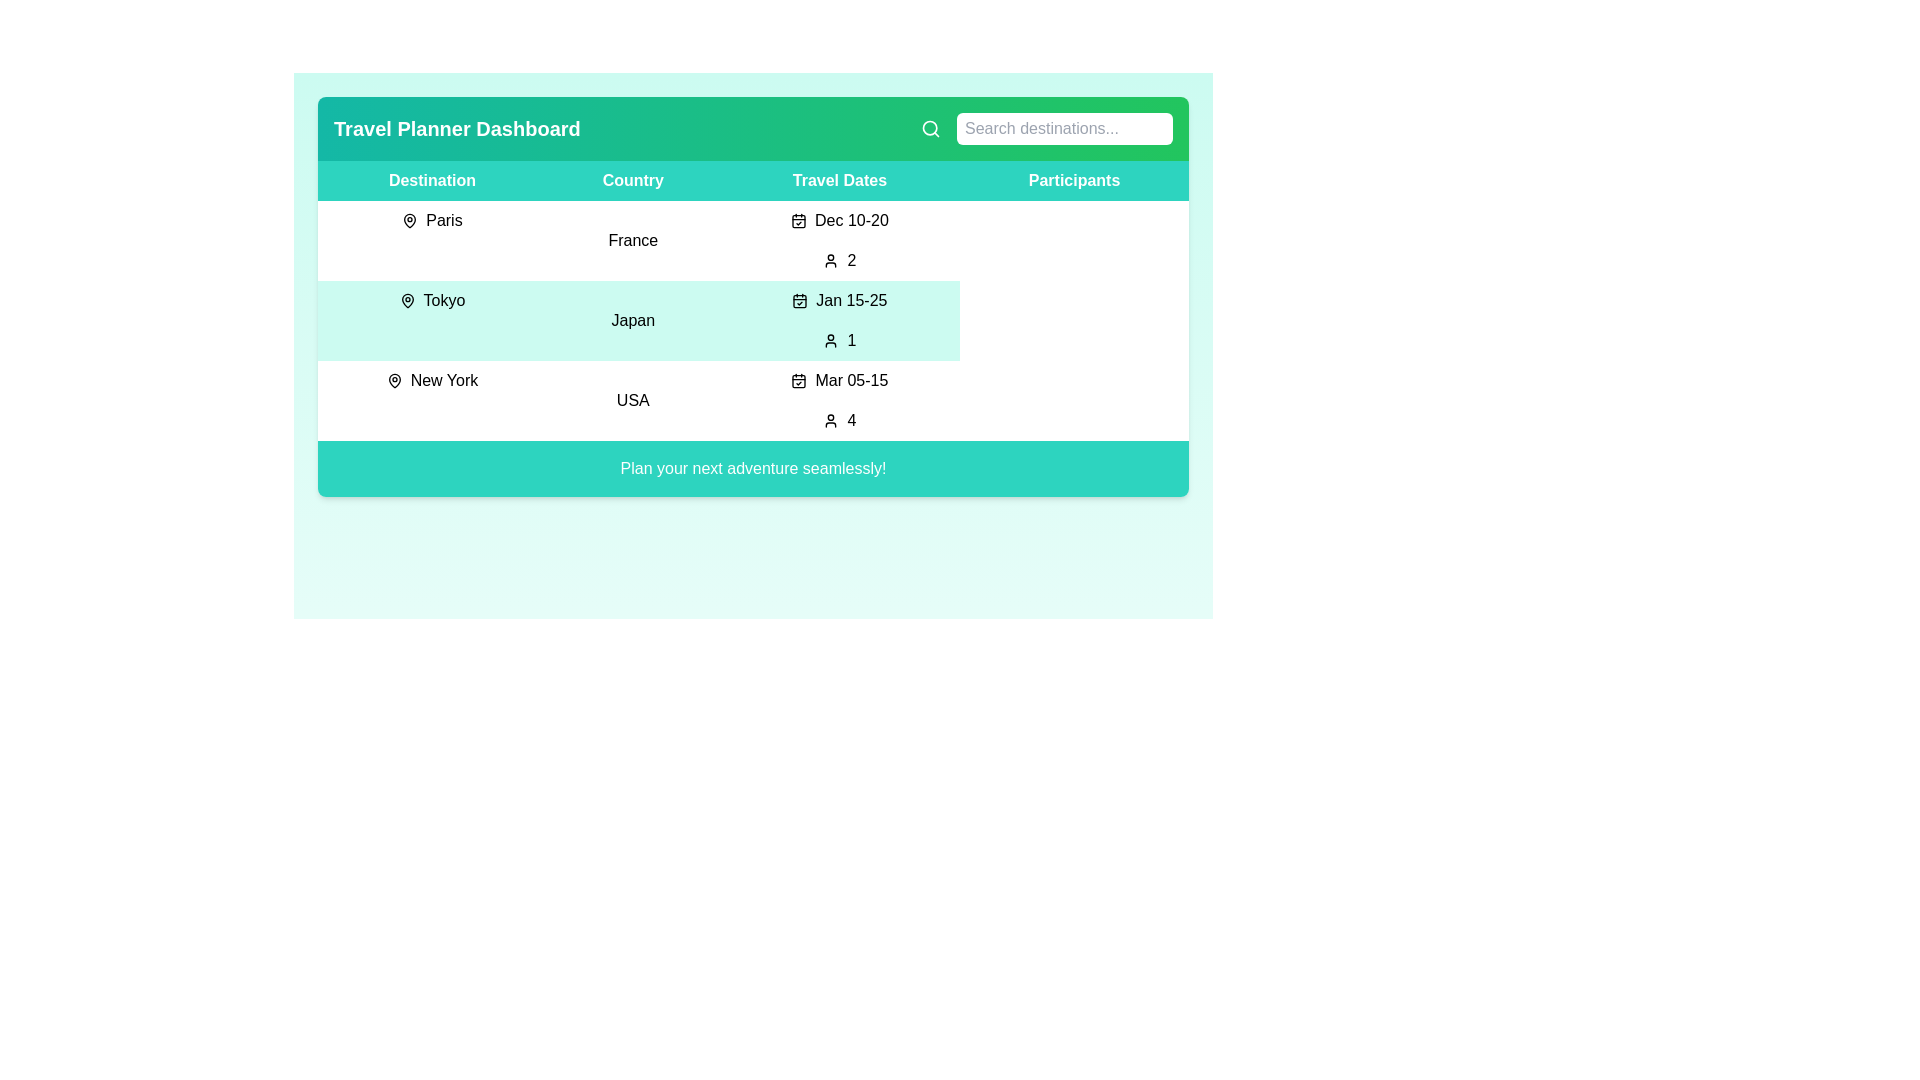 The image size is (1920, 1080). Describe the element at coordinates (929, 128) in the screenshot. I see `the SVG circle element located at the far-right corner of the header bar, next to the 'Search destinations...' text input field, as it is integrated into an interactive component` at that location.